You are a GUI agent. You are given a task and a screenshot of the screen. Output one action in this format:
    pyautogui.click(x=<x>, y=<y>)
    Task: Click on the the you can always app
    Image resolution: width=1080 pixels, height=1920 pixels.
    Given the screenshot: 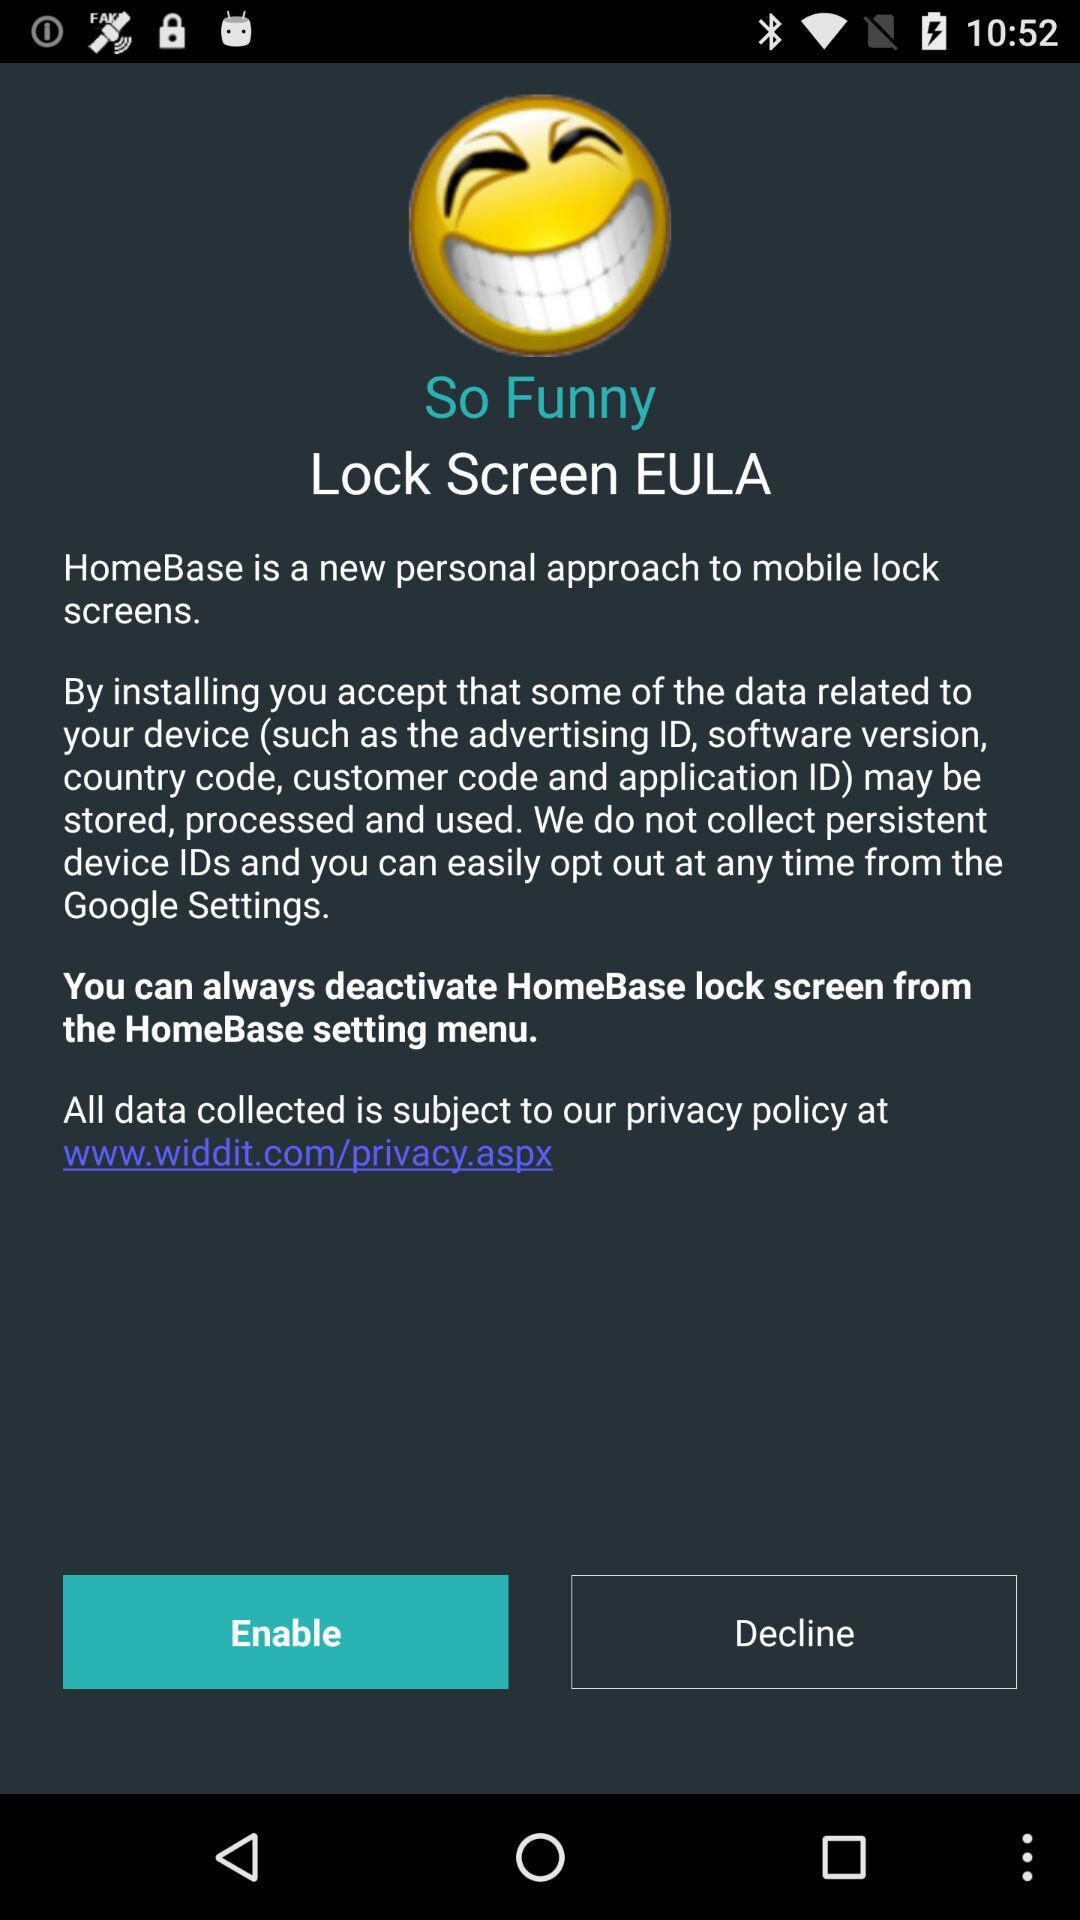 What is the action you would take?
    pyautogui.click(x=540, y=1006)
    